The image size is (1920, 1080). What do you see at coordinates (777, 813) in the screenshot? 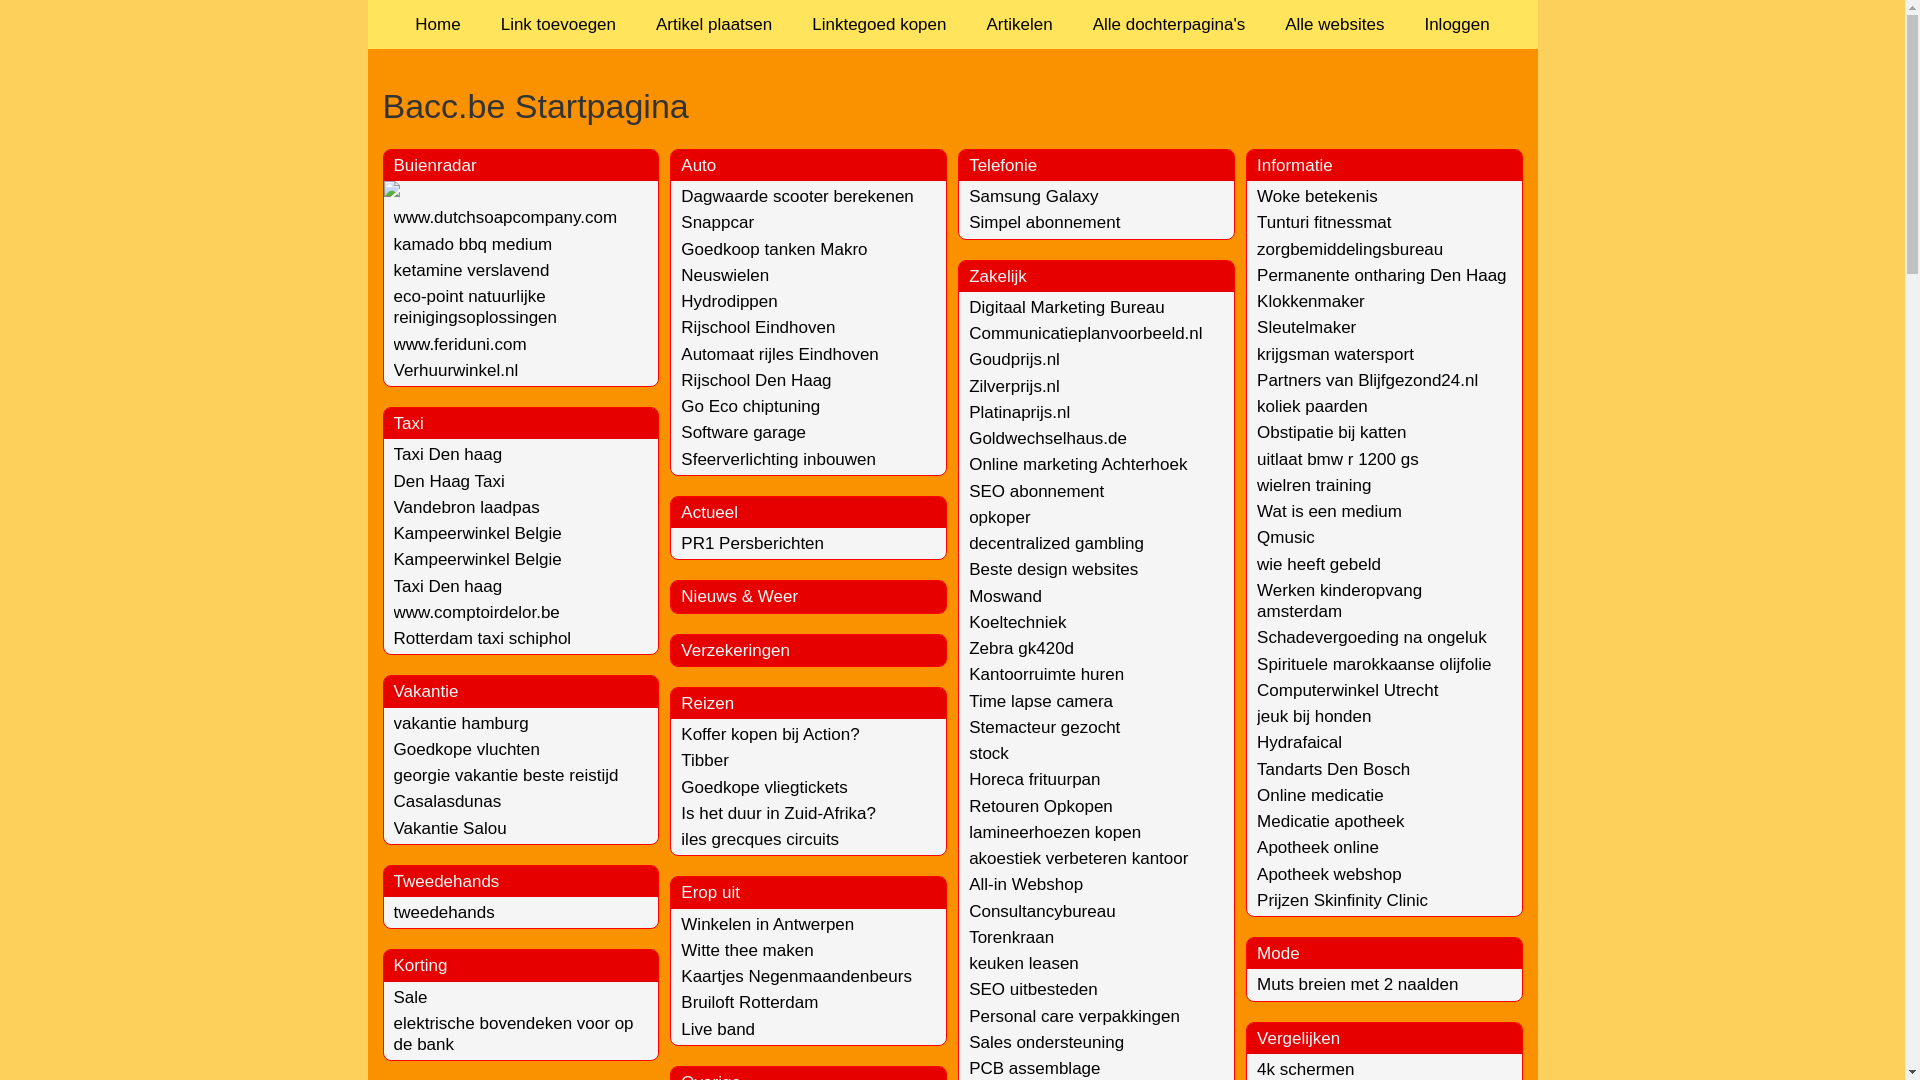
I see `'Is het duur in Zuid-Afrika?'` at bounding box center [777, 813].